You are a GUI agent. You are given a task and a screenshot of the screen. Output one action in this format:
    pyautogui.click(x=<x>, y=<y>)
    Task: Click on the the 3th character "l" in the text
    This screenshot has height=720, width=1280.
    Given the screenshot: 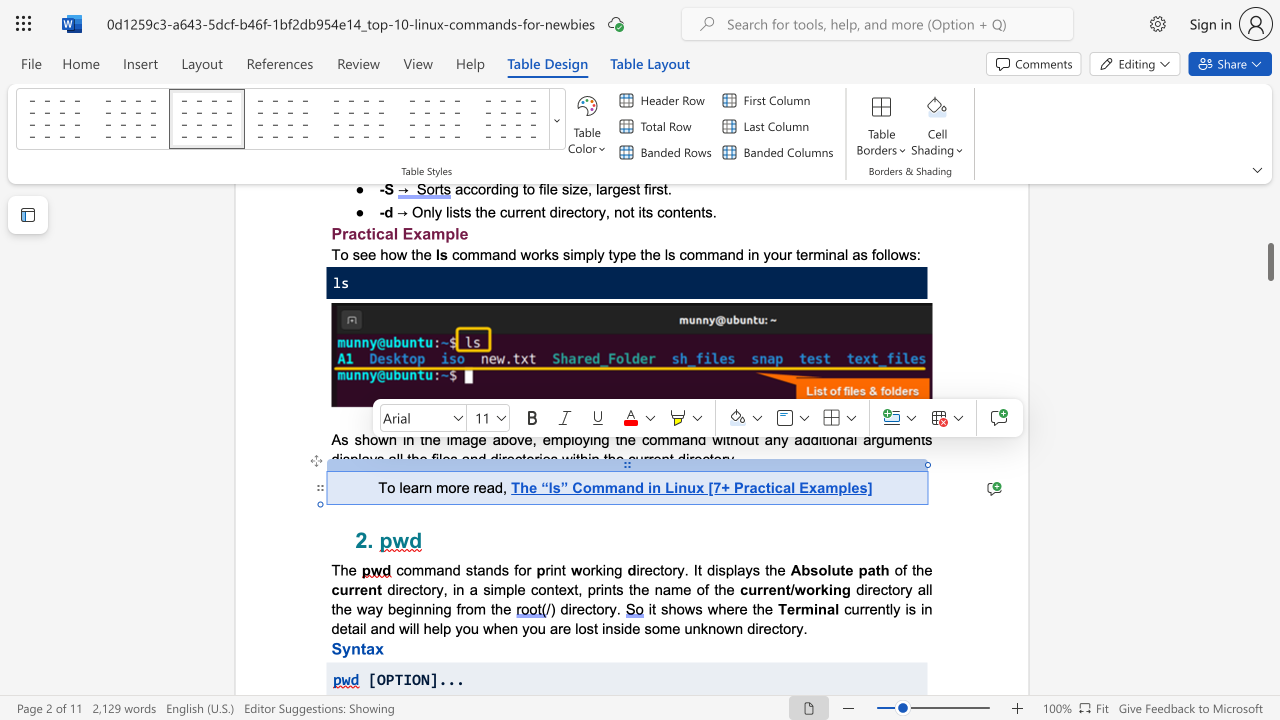 What is the action you would take?
    pyautogui.click(x=413, y=627)
    